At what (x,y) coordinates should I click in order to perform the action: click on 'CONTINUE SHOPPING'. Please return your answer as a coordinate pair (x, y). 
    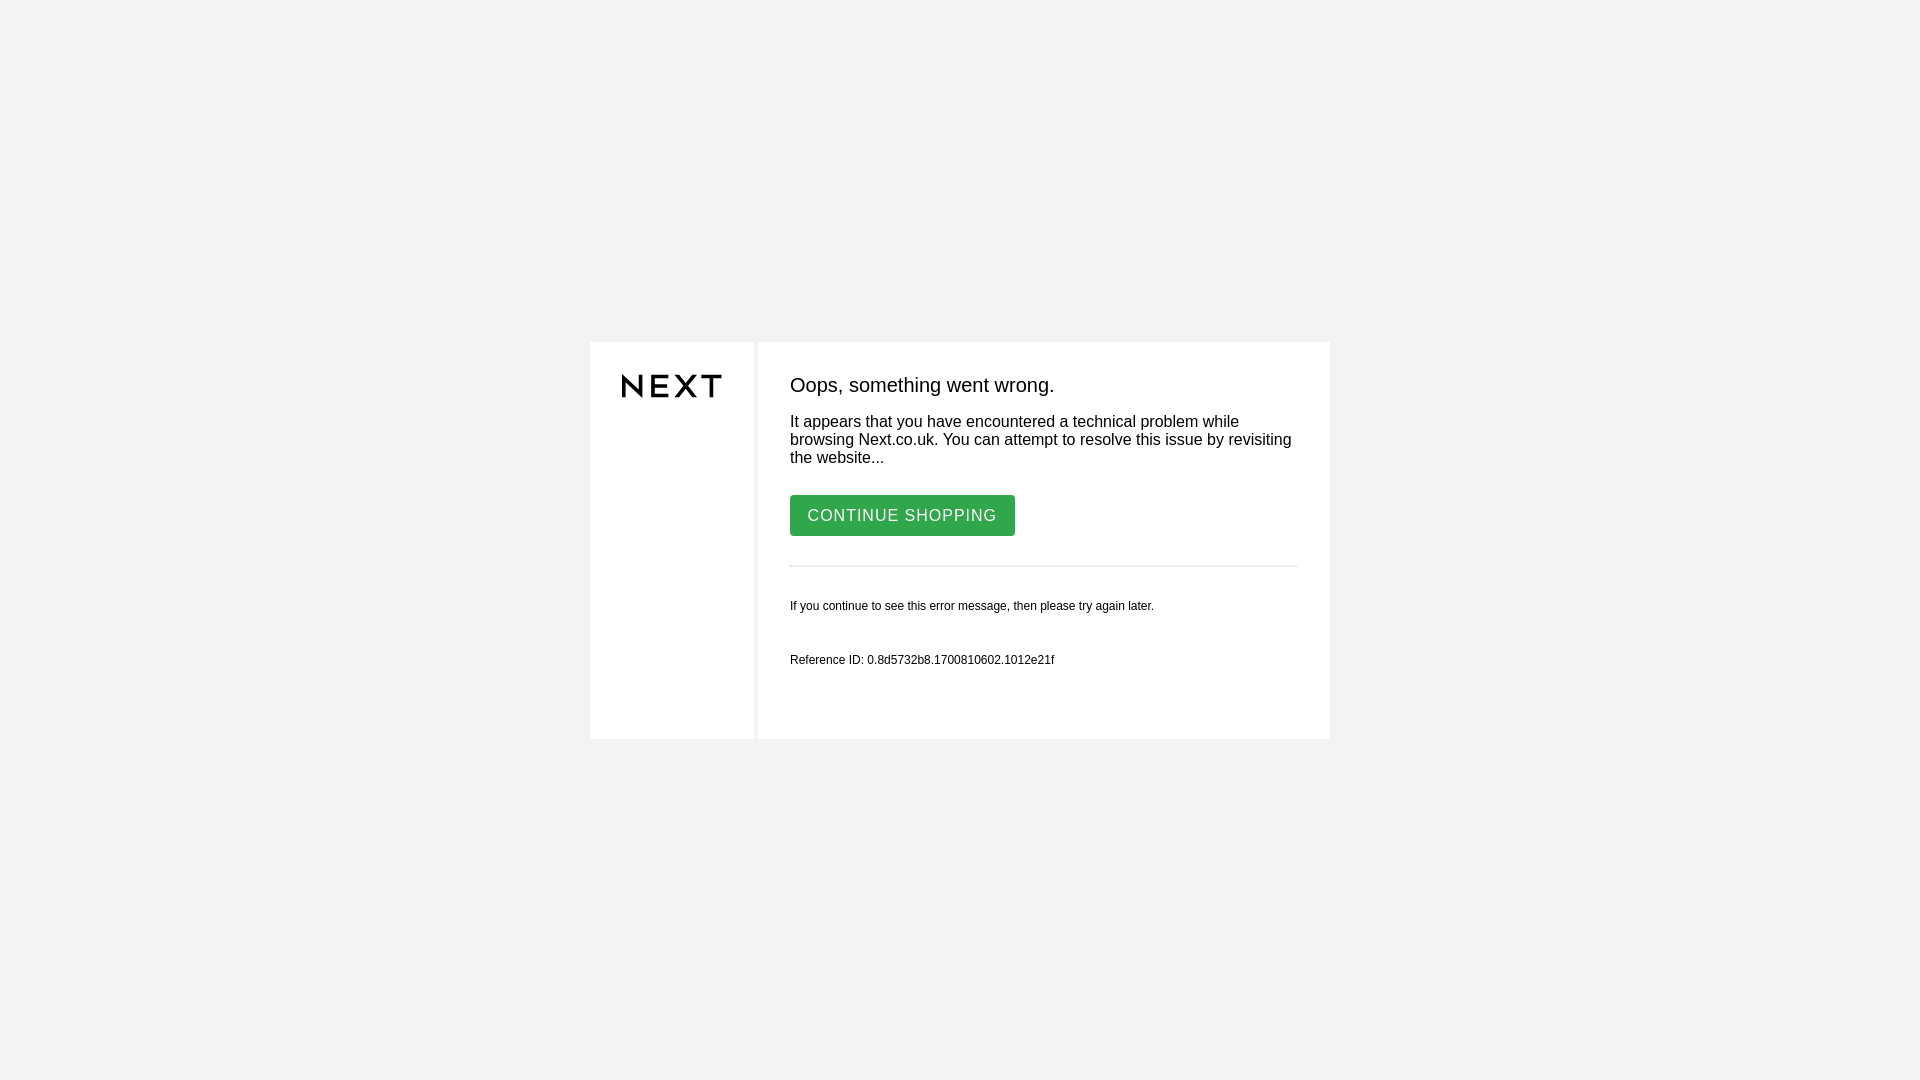
    Looking at the image, I should click on (901, 513).